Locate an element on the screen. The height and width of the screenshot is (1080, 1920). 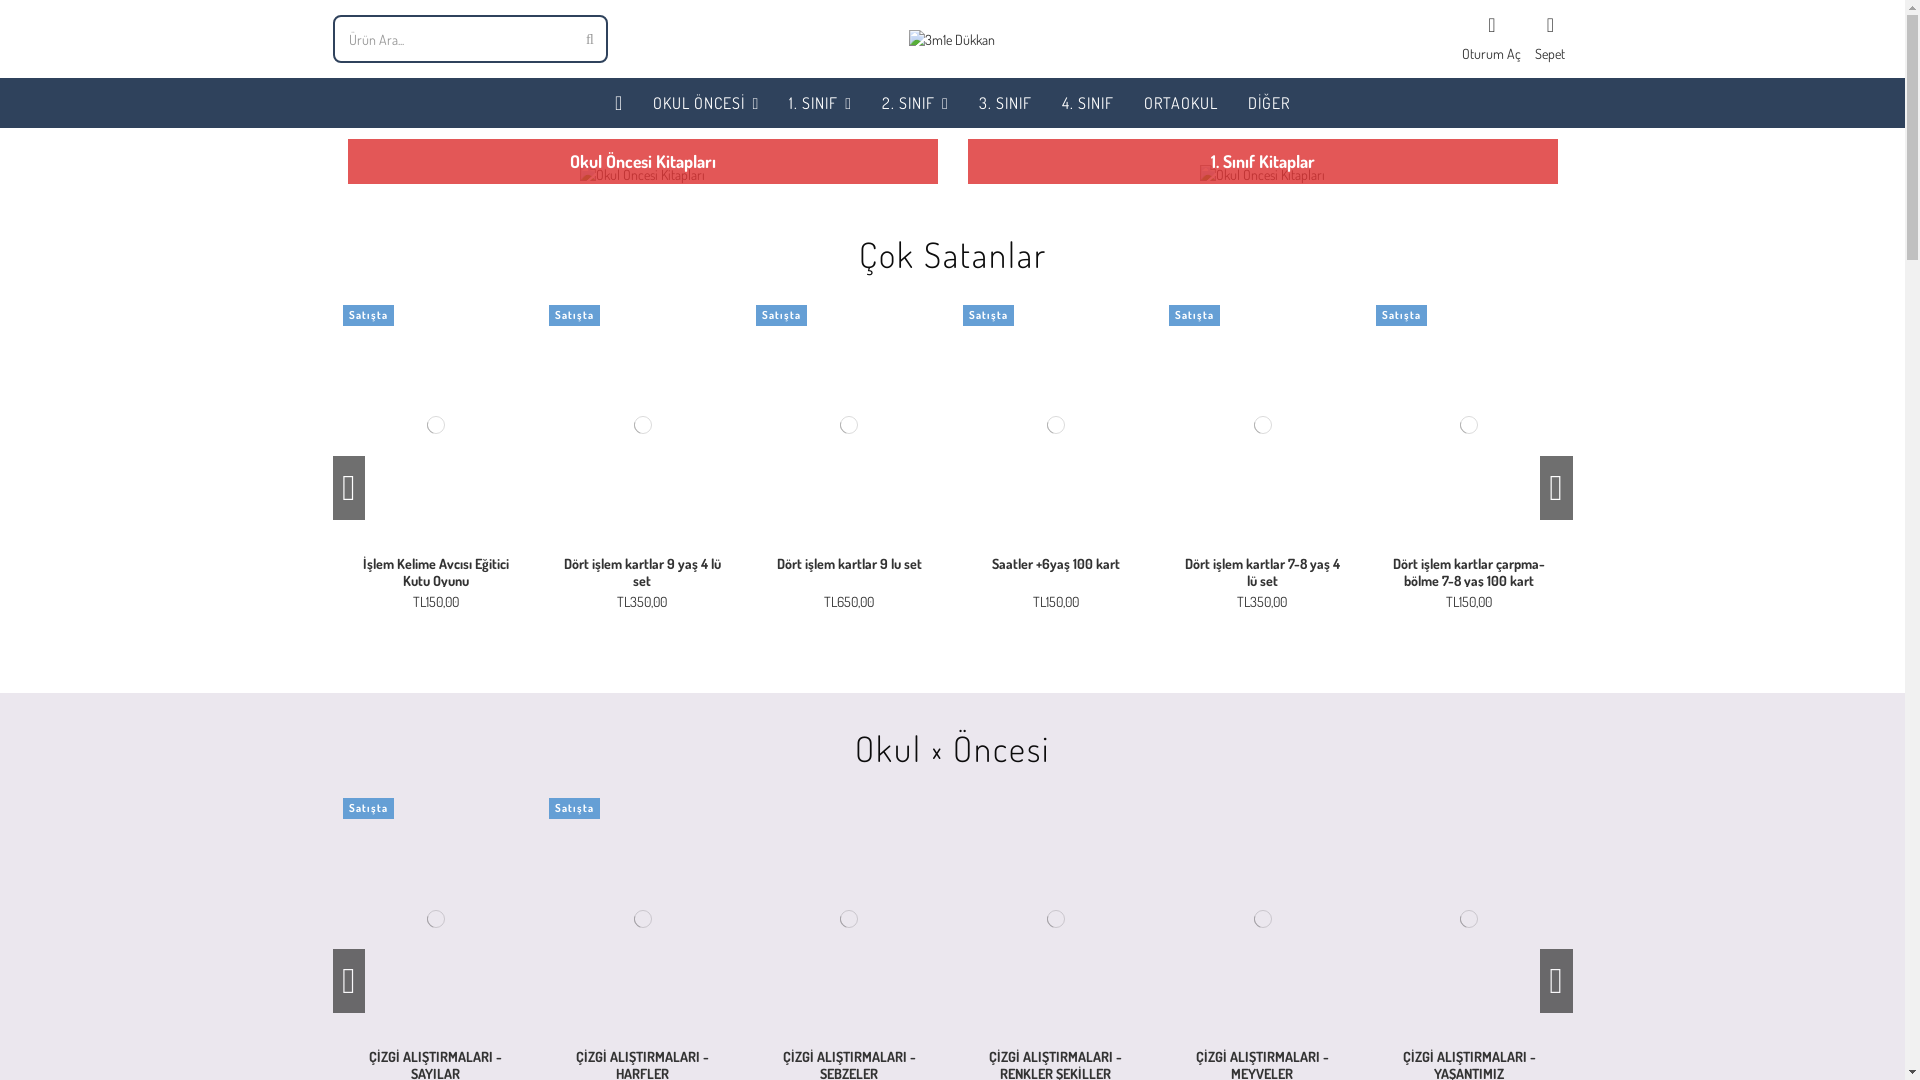
'ORTAOKUL' is located at coordinates (1180, 103).